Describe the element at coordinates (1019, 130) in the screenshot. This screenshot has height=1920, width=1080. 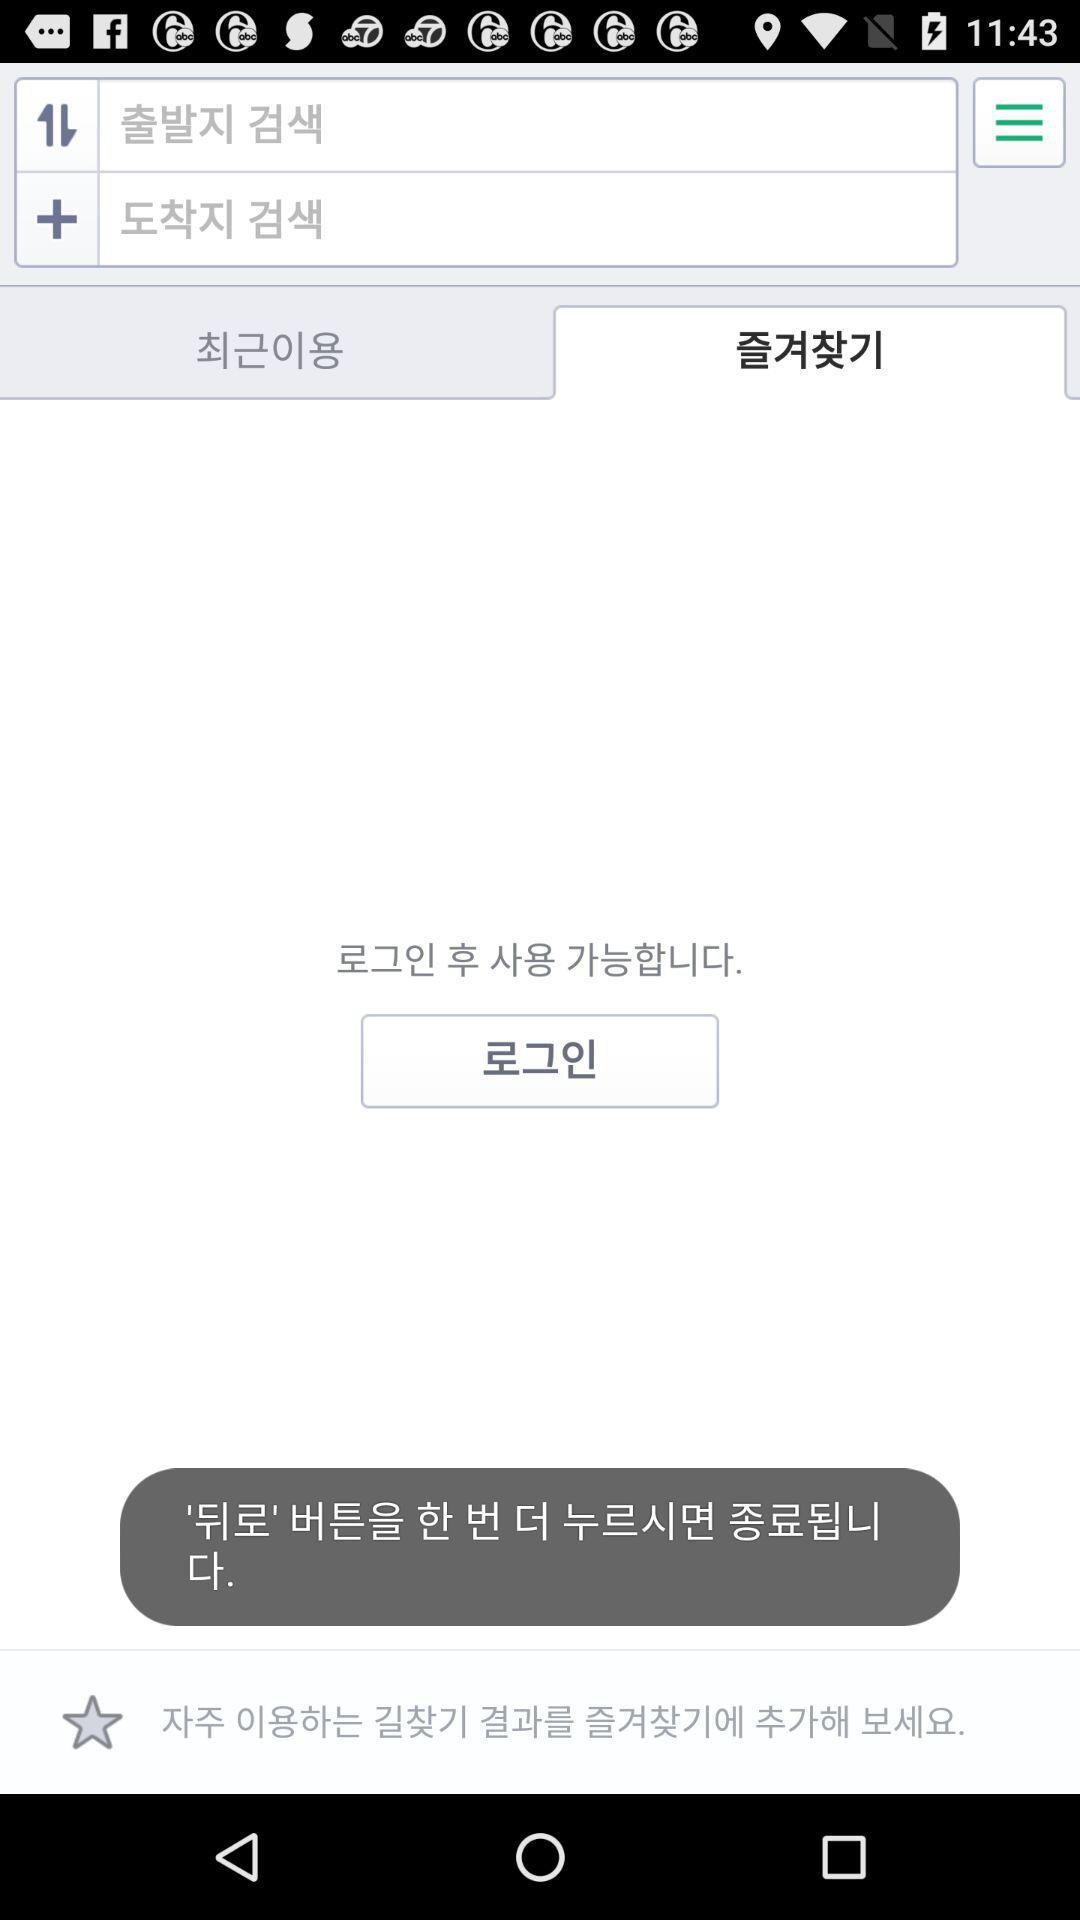
I see `the menu icon` at that location.